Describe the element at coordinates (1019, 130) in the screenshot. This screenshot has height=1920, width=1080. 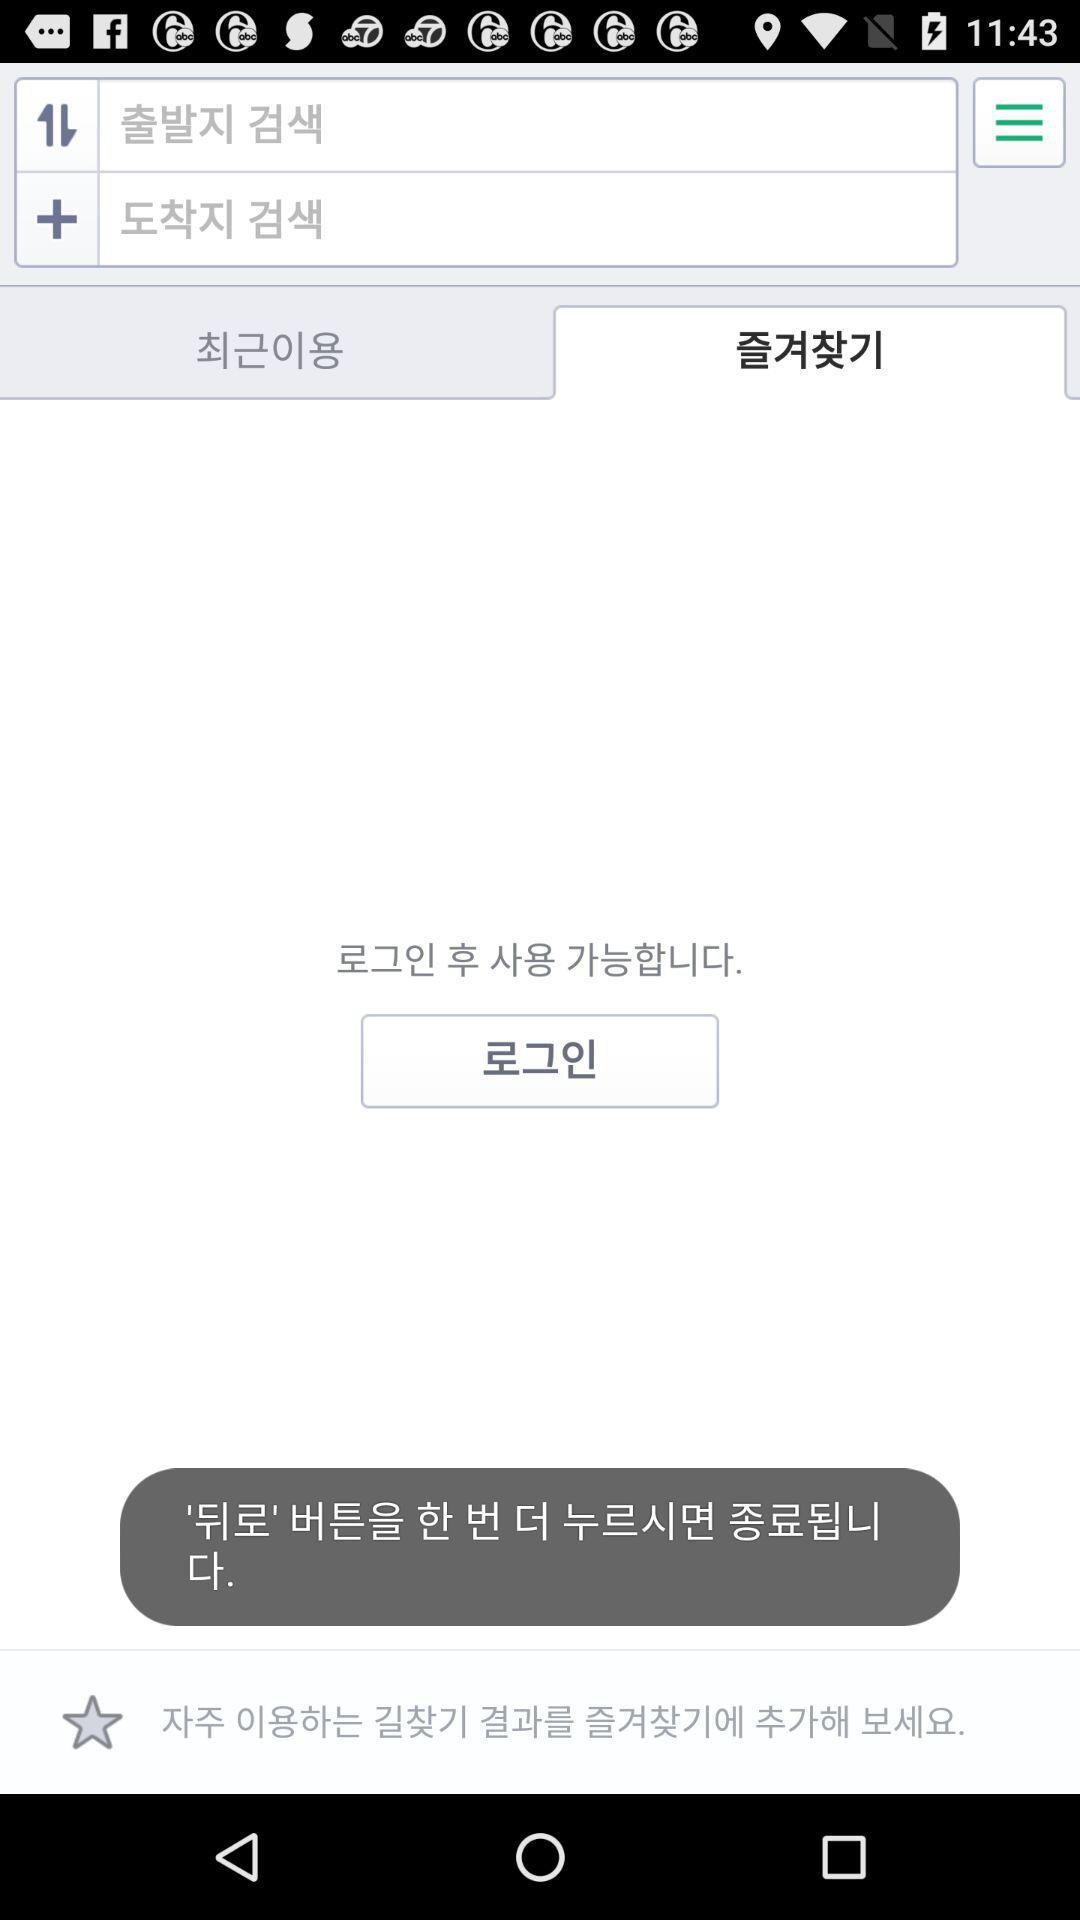
I see `the menu icon` at that location.